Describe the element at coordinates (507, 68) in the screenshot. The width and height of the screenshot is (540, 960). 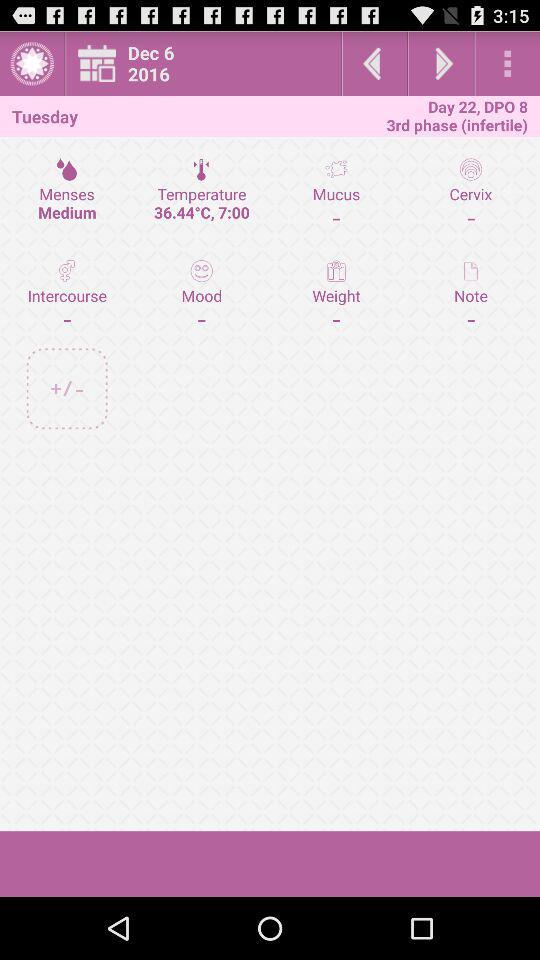
I see `the more icon` at that location.